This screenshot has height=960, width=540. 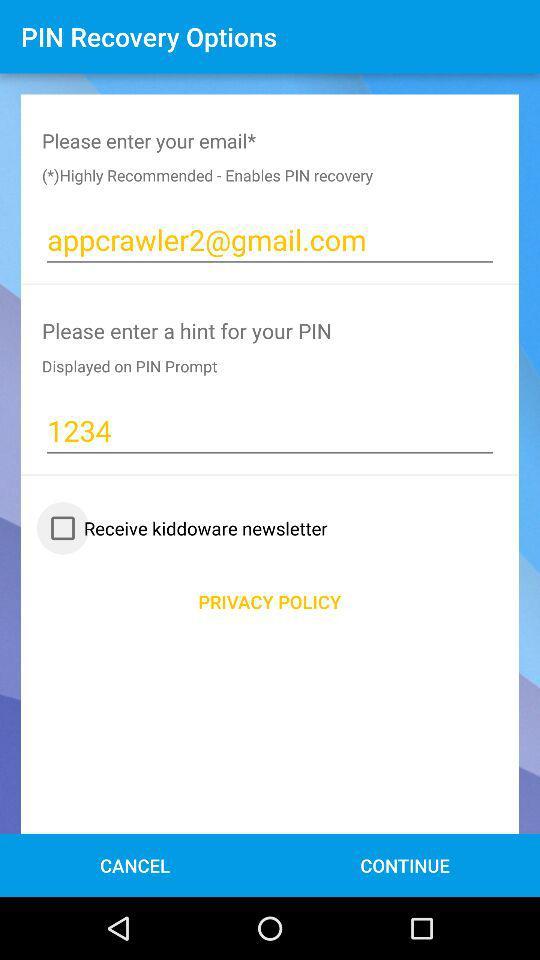 I want to click on the continue at the bottom right corner, so click(x=405, y=864).